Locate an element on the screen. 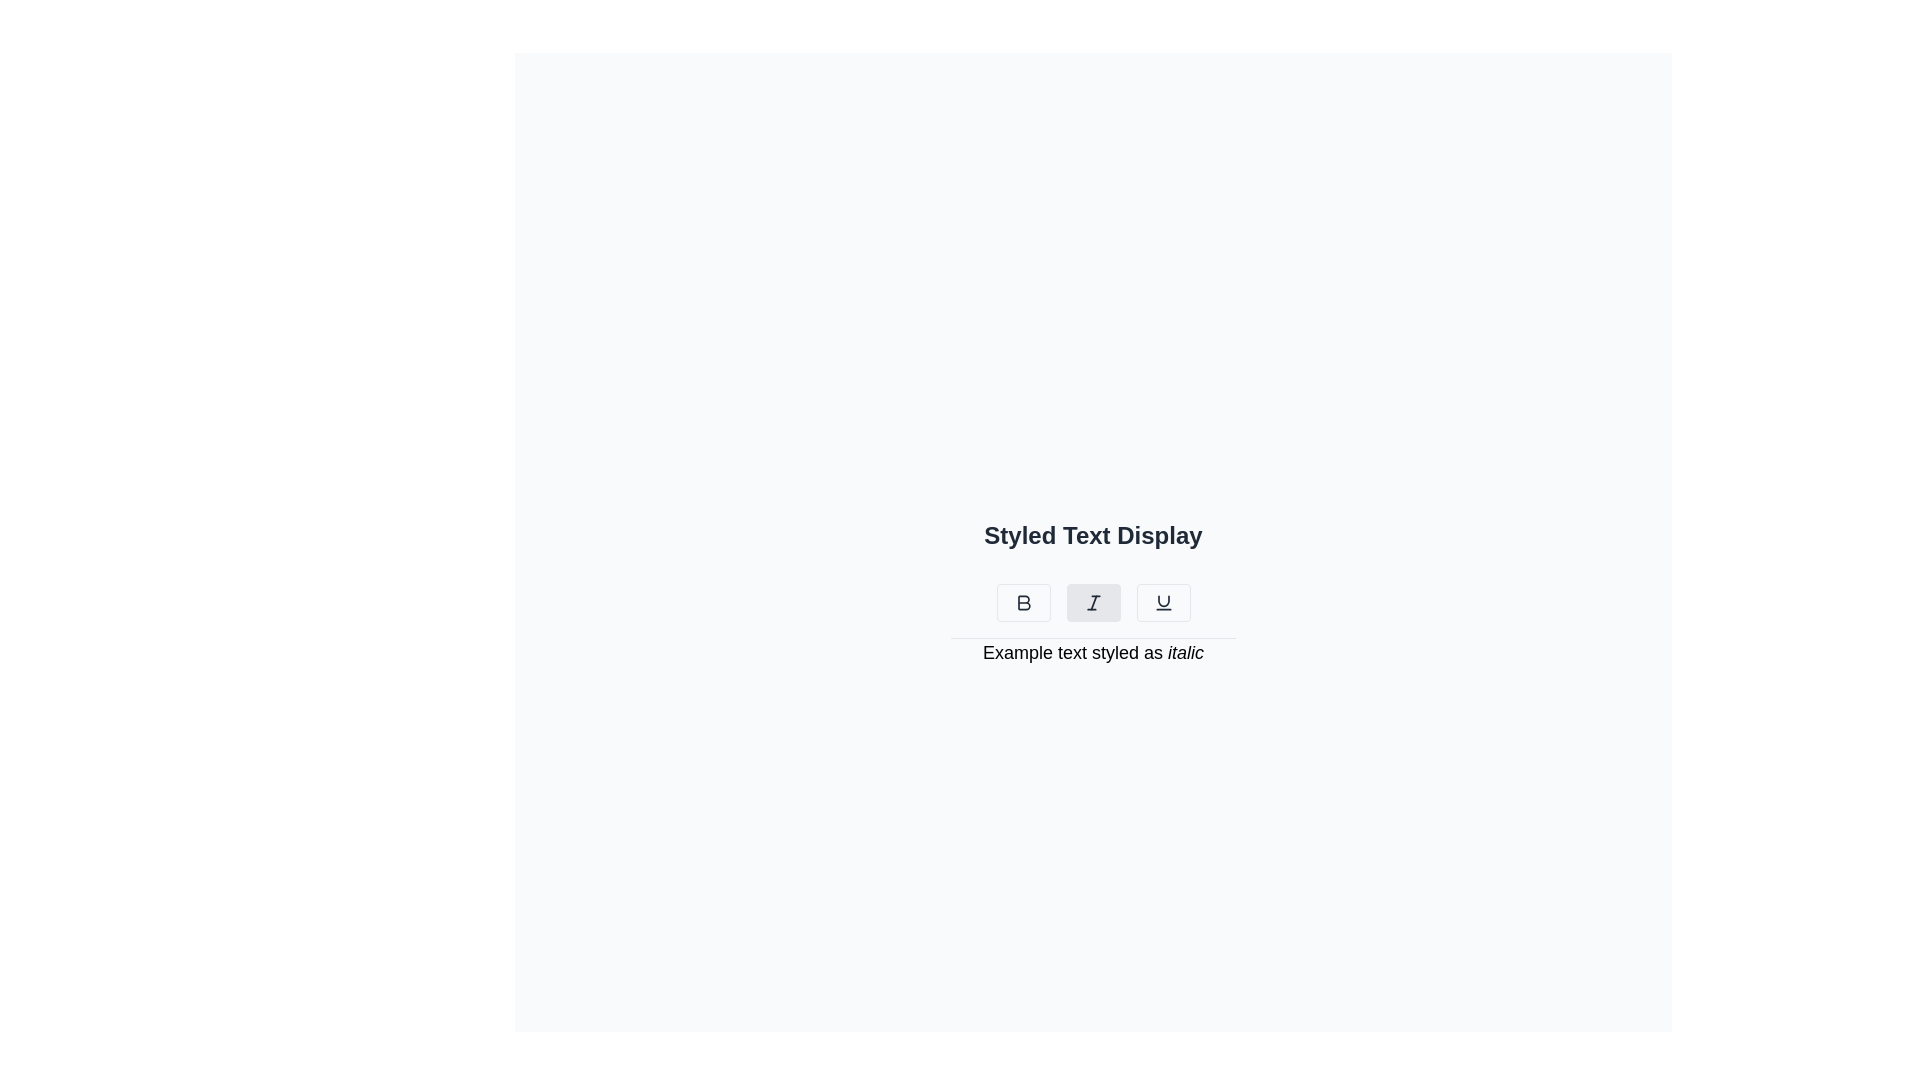 The width and height of the screenshot is (1920, 1080). last word 'italic' in the sentence 'Example text styled as italic' which emphasizes the italic style, located below the title 'Styled Text Display' is located at coordinates (1185, 652).